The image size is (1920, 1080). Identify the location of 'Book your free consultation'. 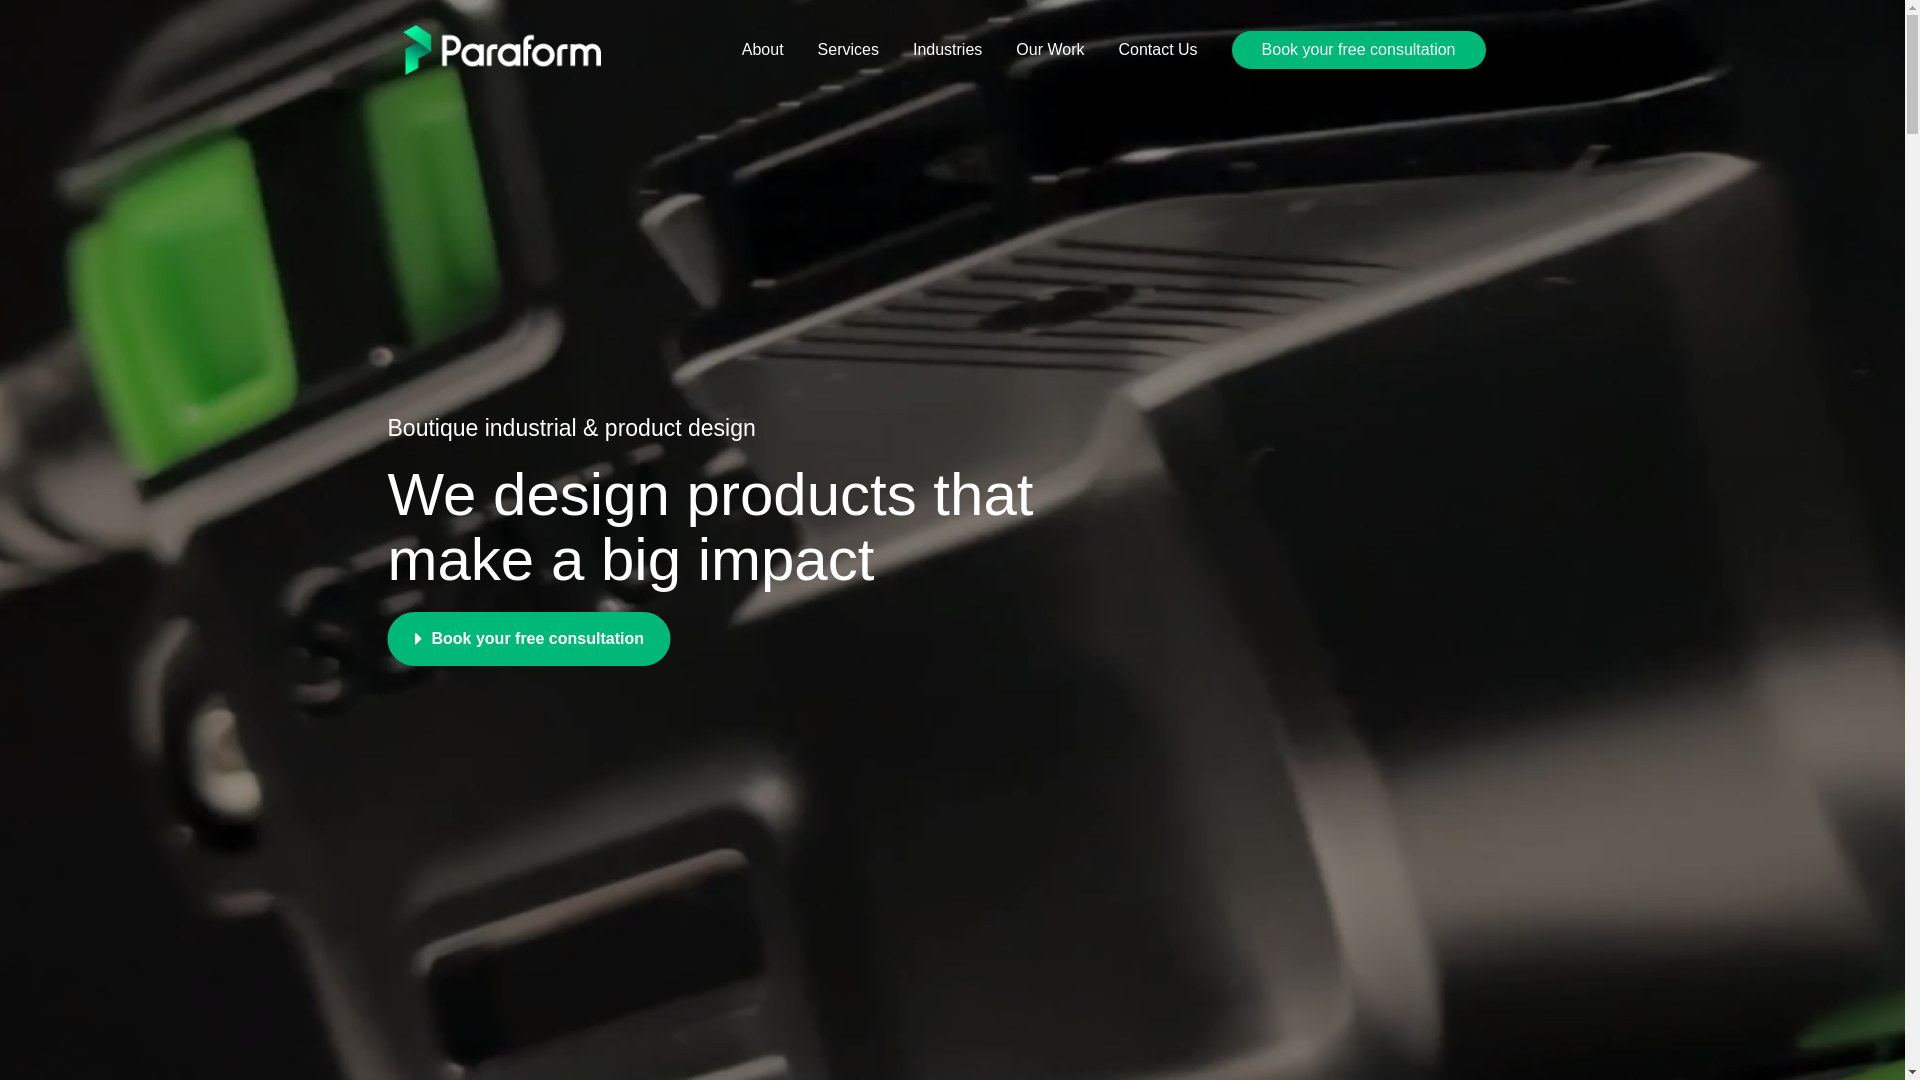
(529, 639).